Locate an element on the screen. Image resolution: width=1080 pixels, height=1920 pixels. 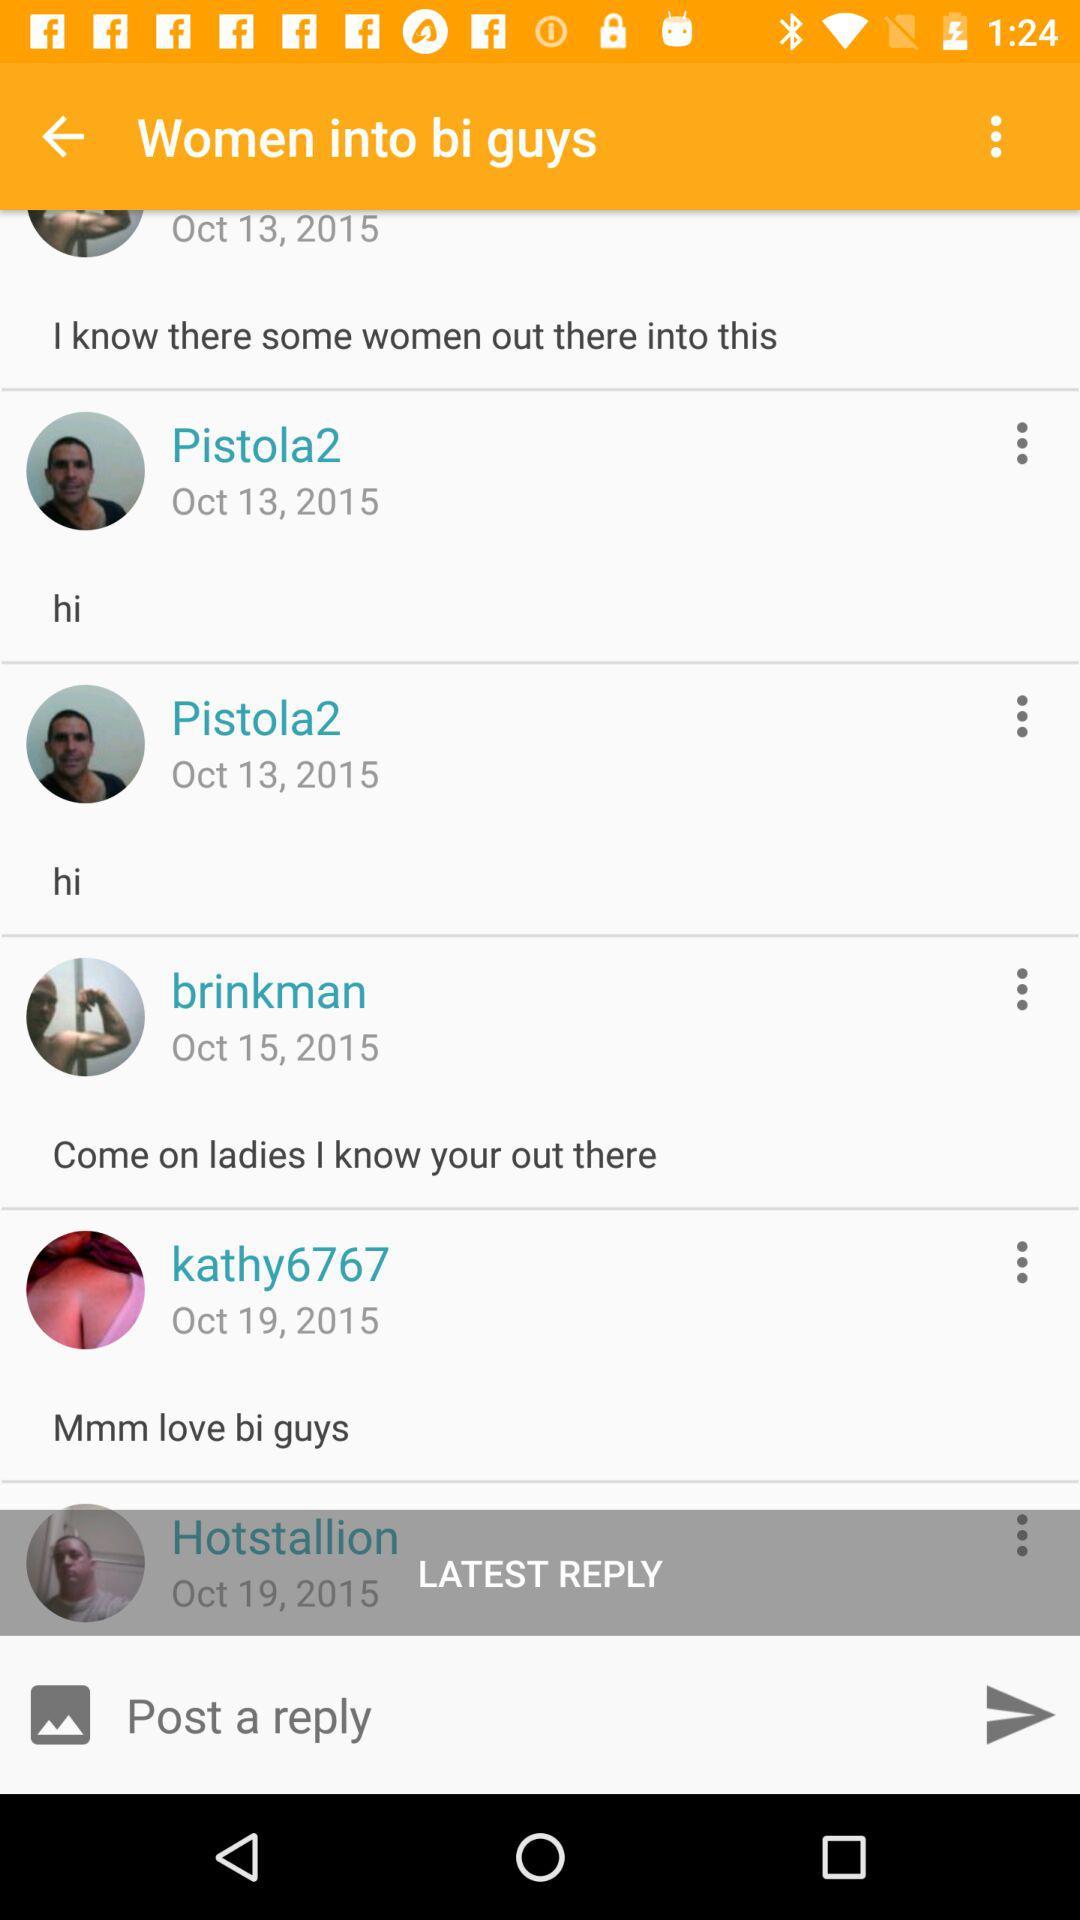
open message options menu is located at coordinates (1022, 989).